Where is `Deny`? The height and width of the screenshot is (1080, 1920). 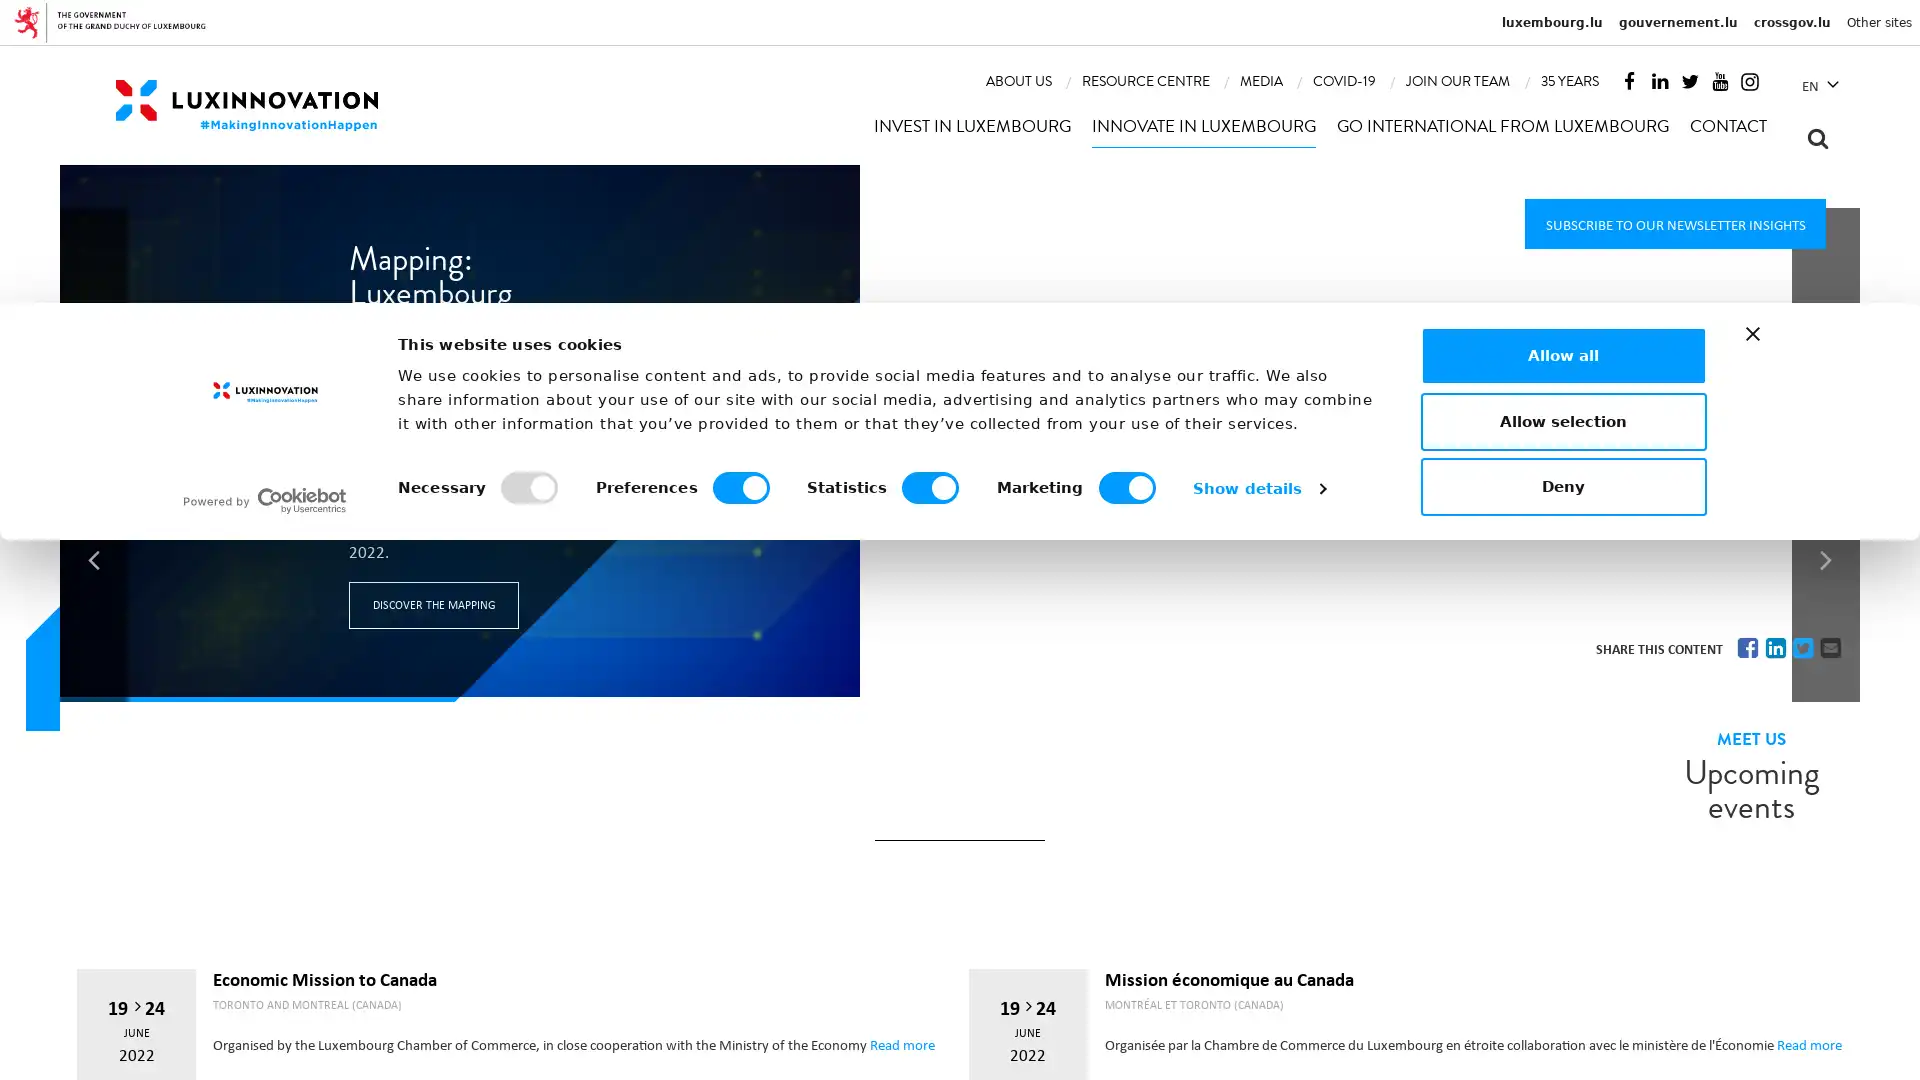
Deny is located at coordinates (1562, 1026).